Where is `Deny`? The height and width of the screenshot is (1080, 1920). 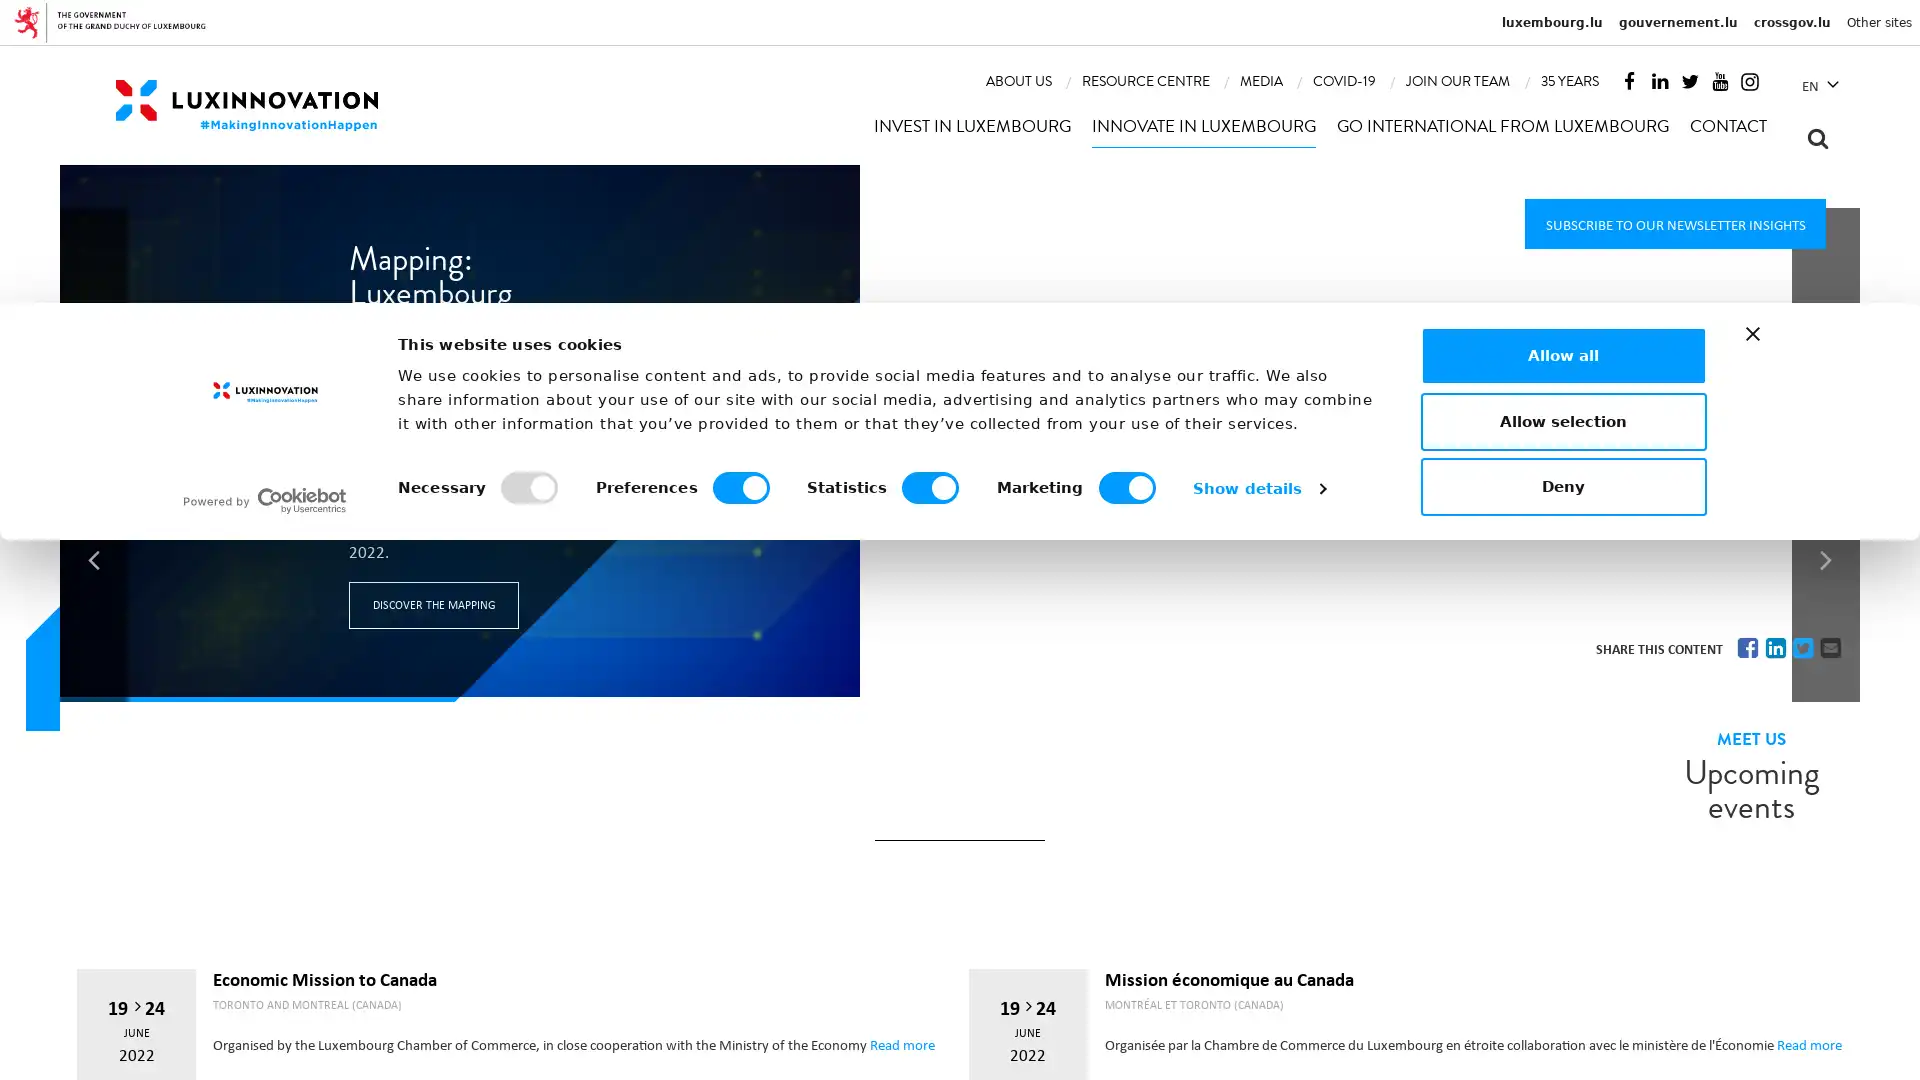
Deny is located at coordinates (1562, 1026).